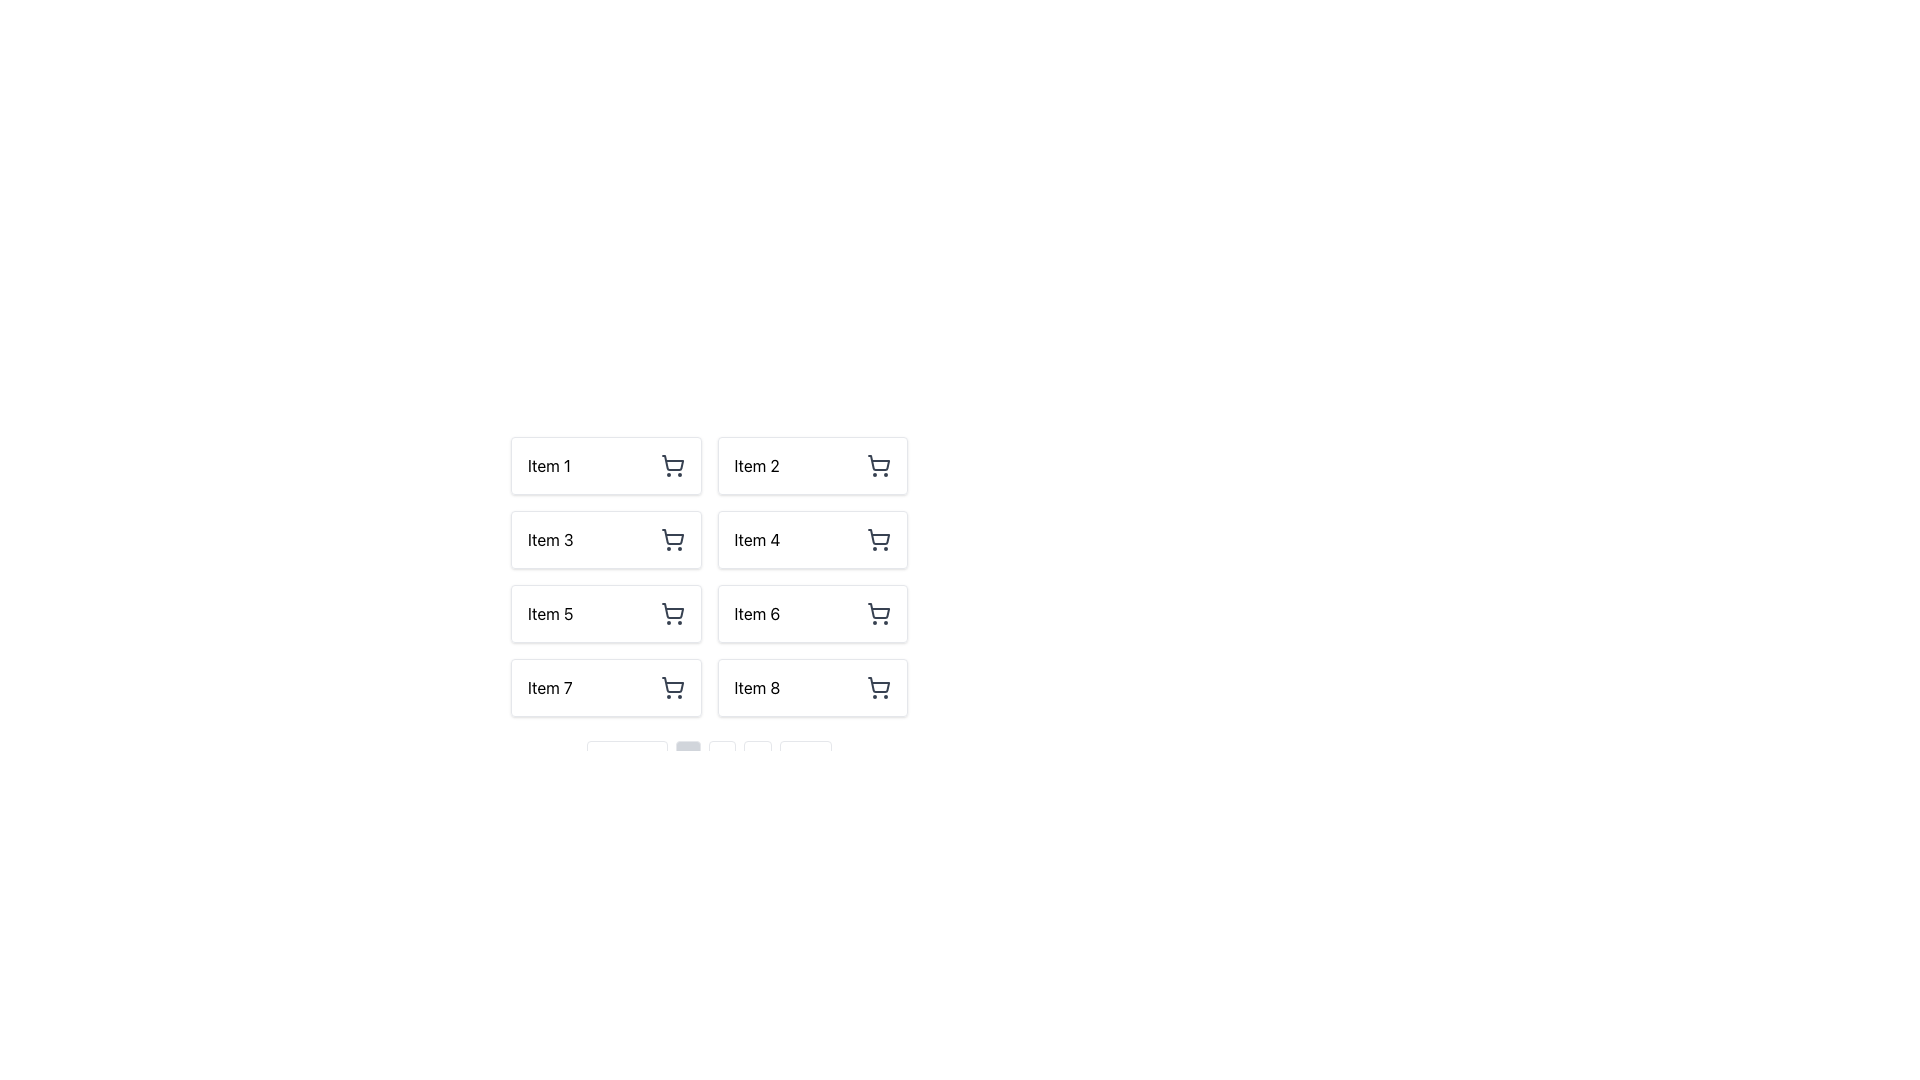 The image size is (1920, 1080). I want to click on the pagination button that navigates to the third page of content, located in the horizontal navigation bar at the bottom of the interface, so click(757, 762).